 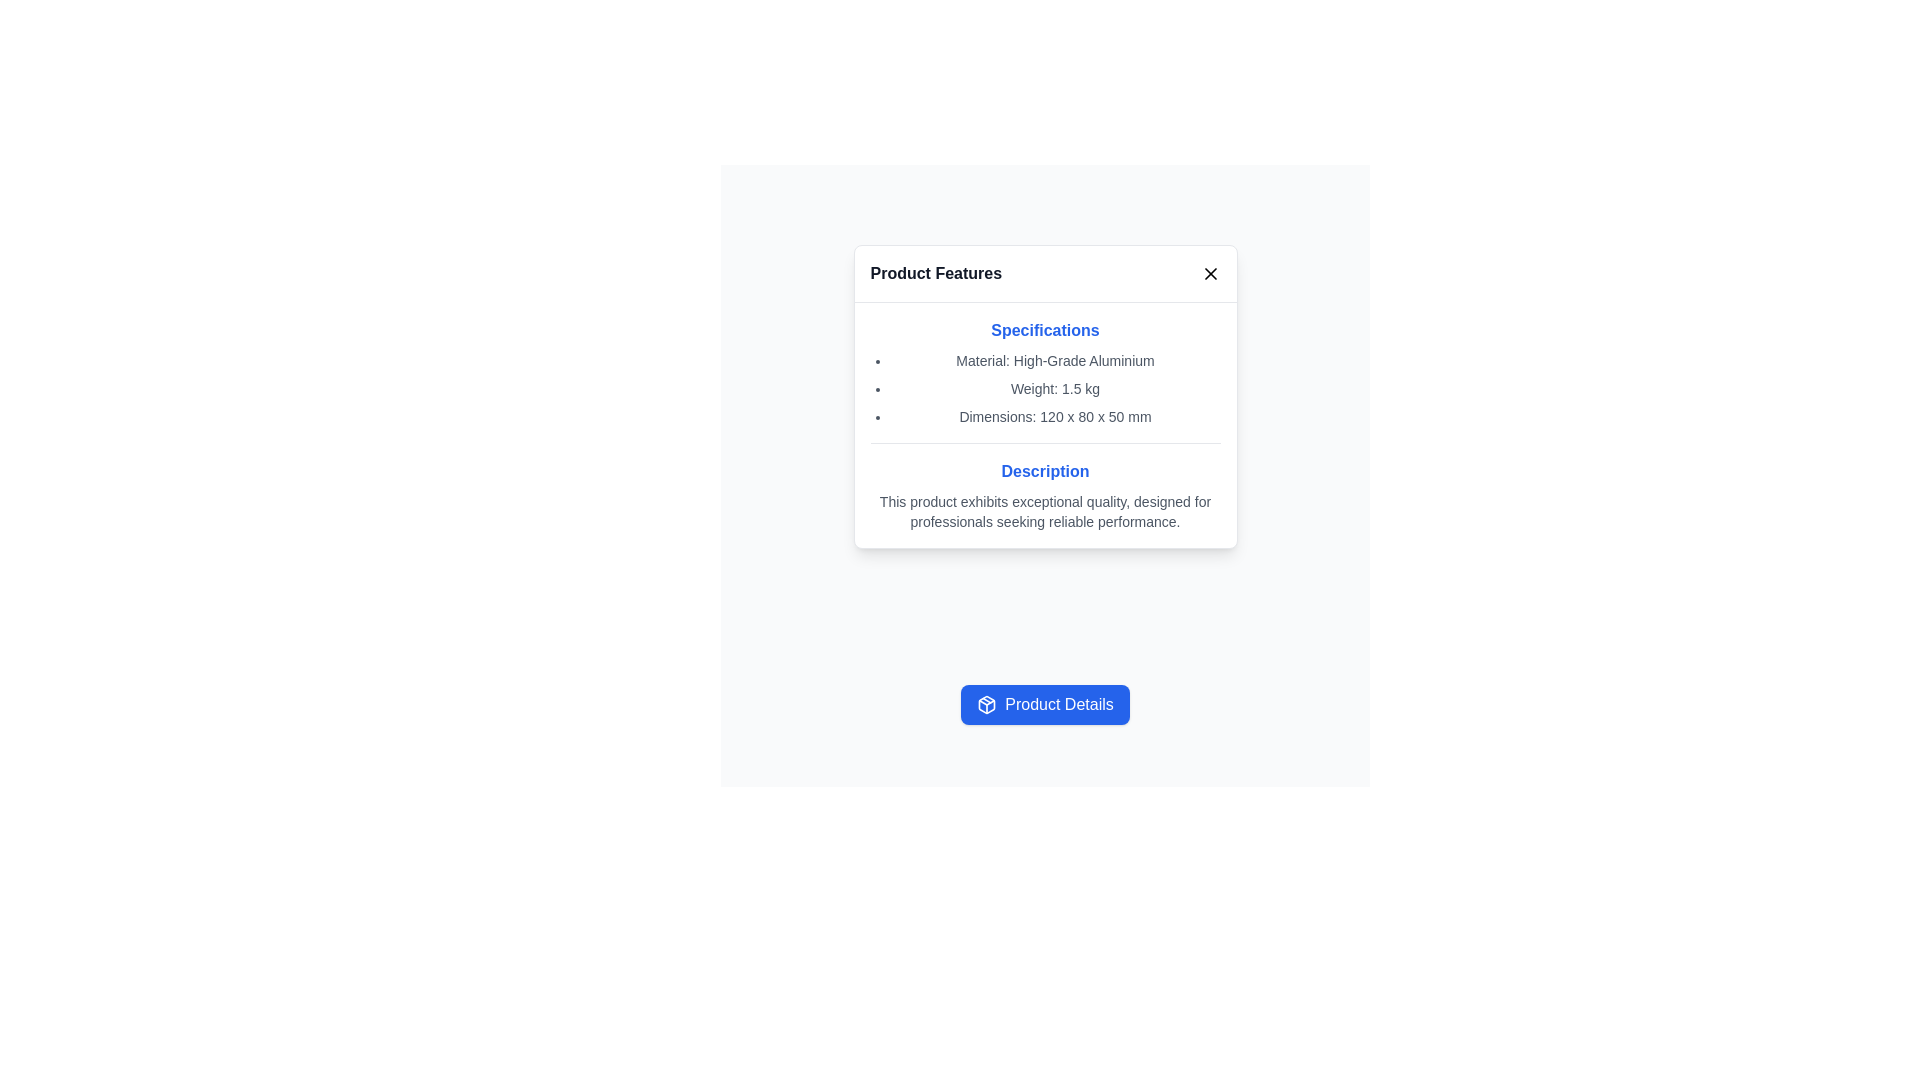 What do you see at coordinates (935, 273) in the screenshot?
I see `text content of the header Text Label located at the top-left of the modal, adjacent to the close button` at bounding box center [935, 273].